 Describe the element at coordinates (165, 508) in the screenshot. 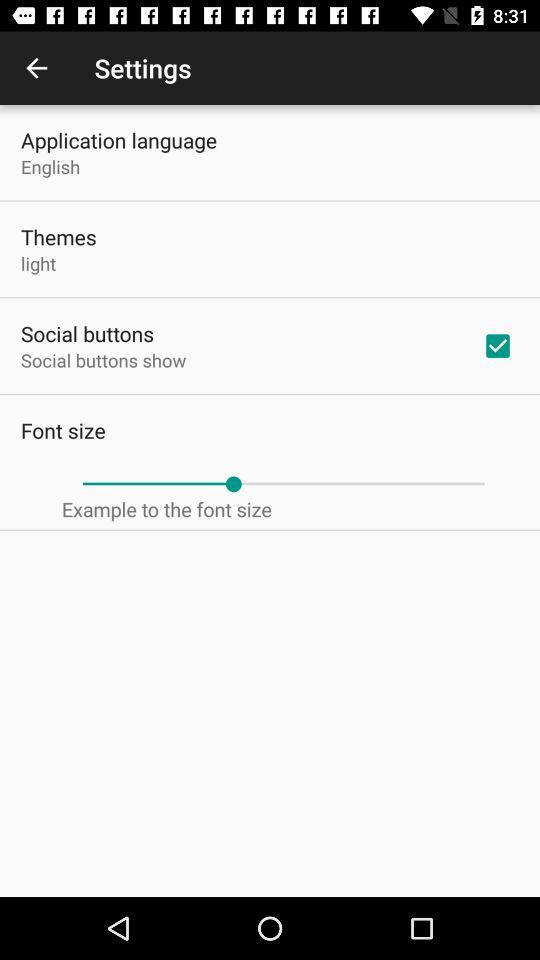

I see `example to the` at that location.